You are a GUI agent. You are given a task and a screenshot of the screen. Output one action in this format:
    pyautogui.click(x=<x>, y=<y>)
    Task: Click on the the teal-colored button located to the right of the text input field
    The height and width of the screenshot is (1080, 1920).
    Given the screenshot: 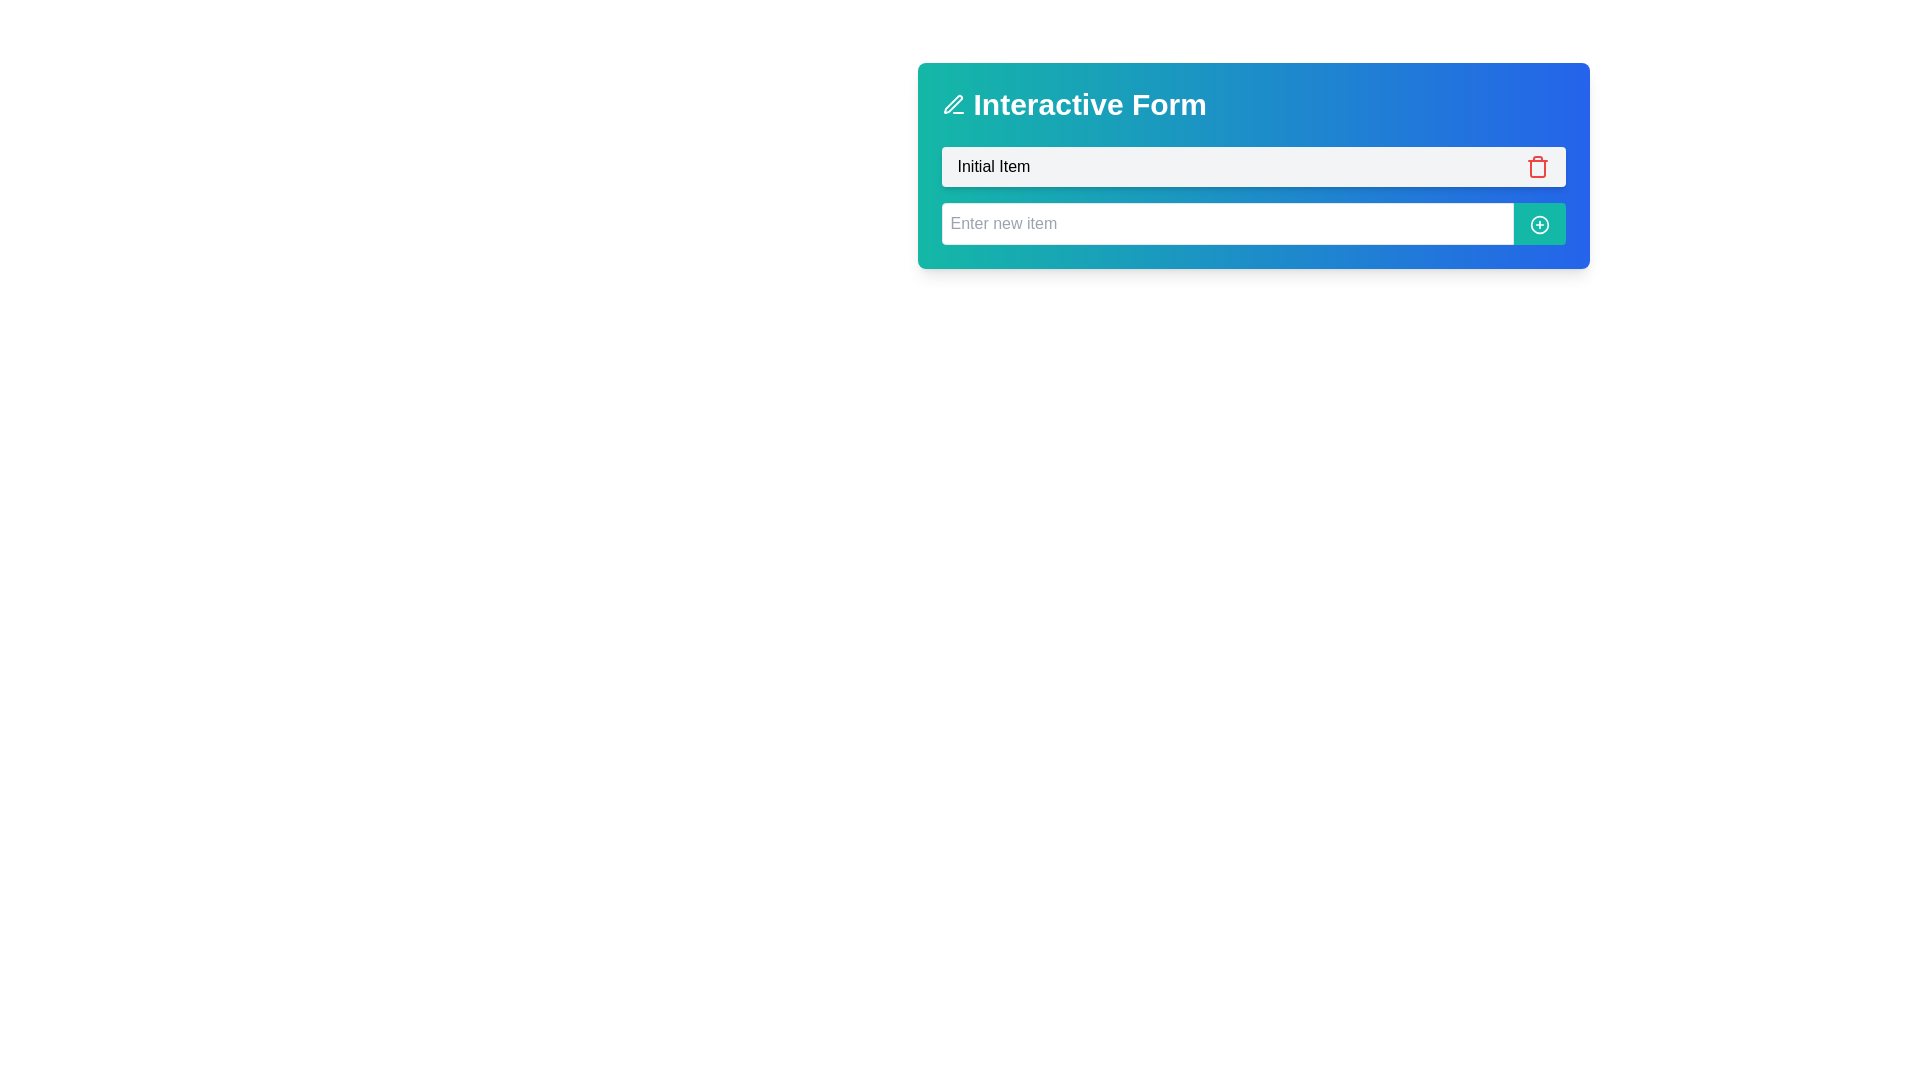 What is the action you would take?
    pyautogui.click(x=1538, y=224)
    